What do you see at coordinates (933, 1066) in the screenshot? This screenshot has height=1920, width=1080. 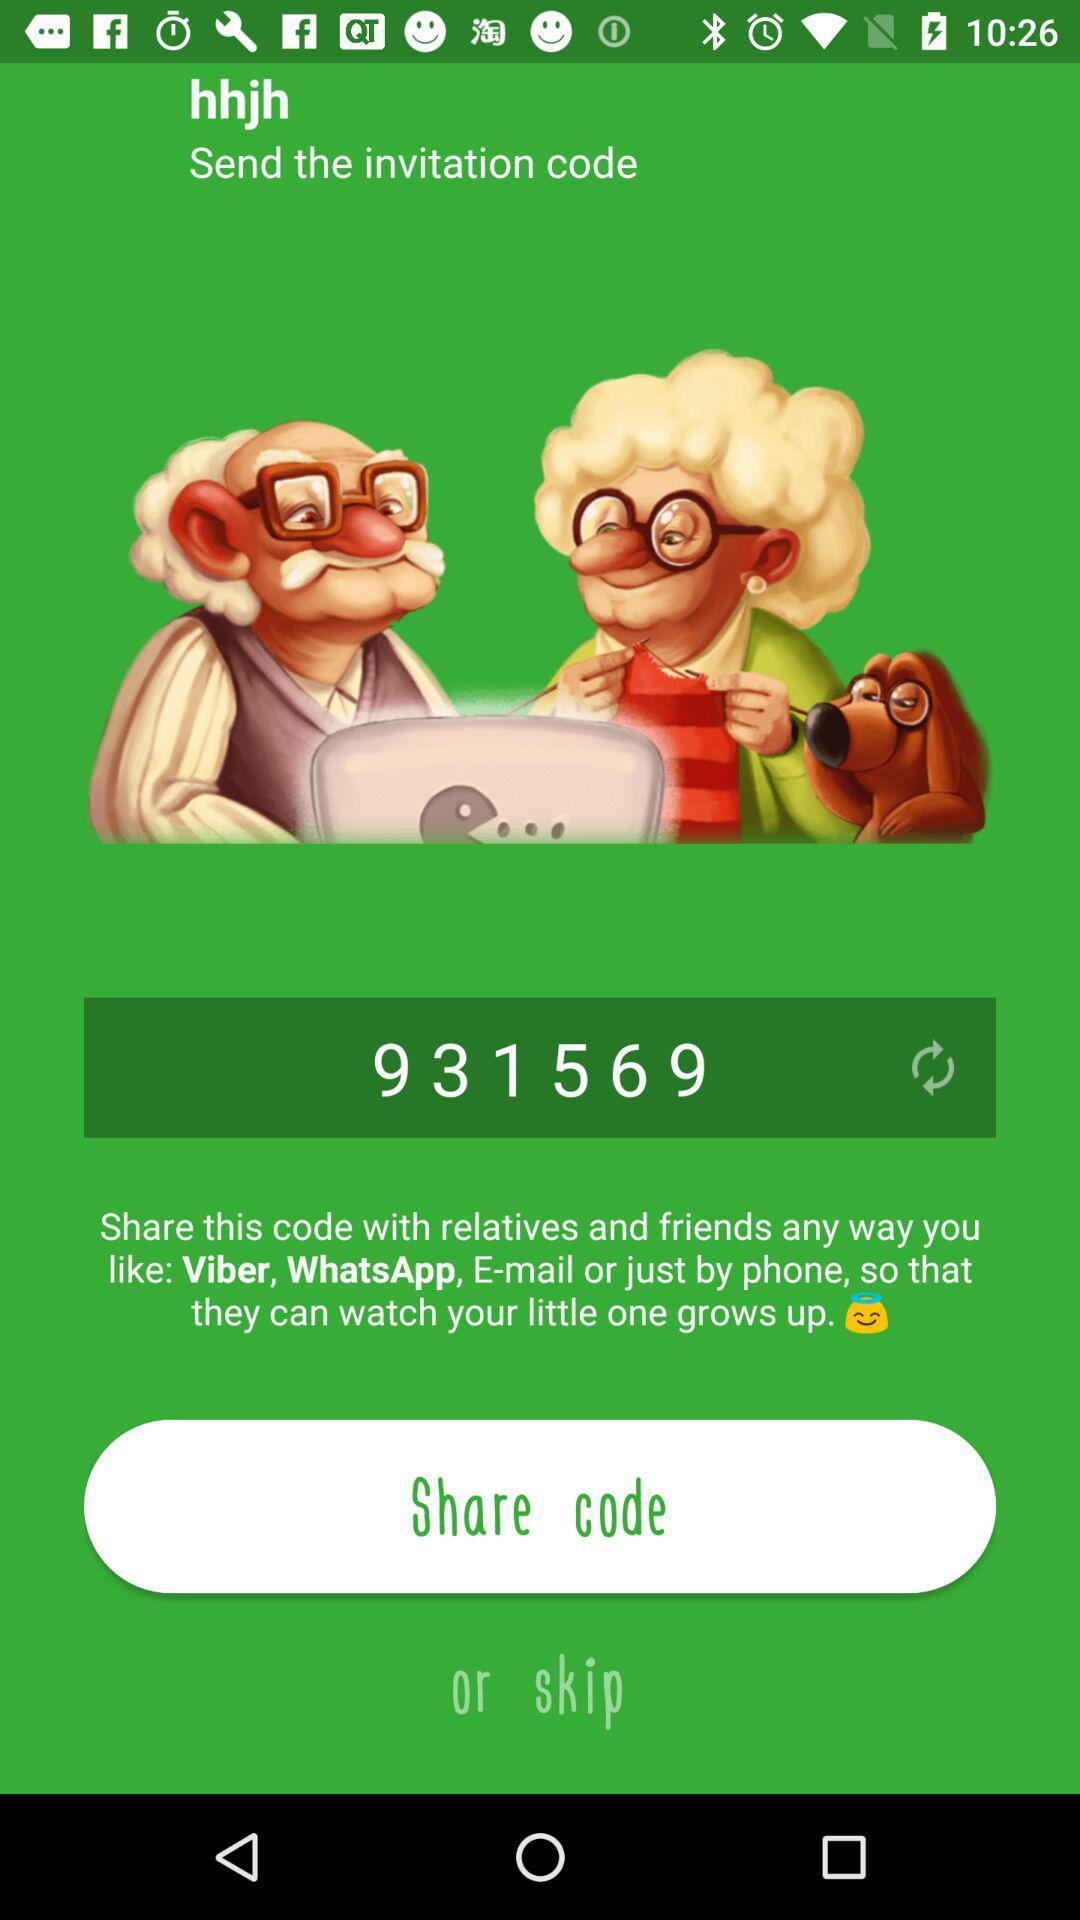 I see `the icon to the right of the 9 3 1 item` at bounding box center [933, 1066].